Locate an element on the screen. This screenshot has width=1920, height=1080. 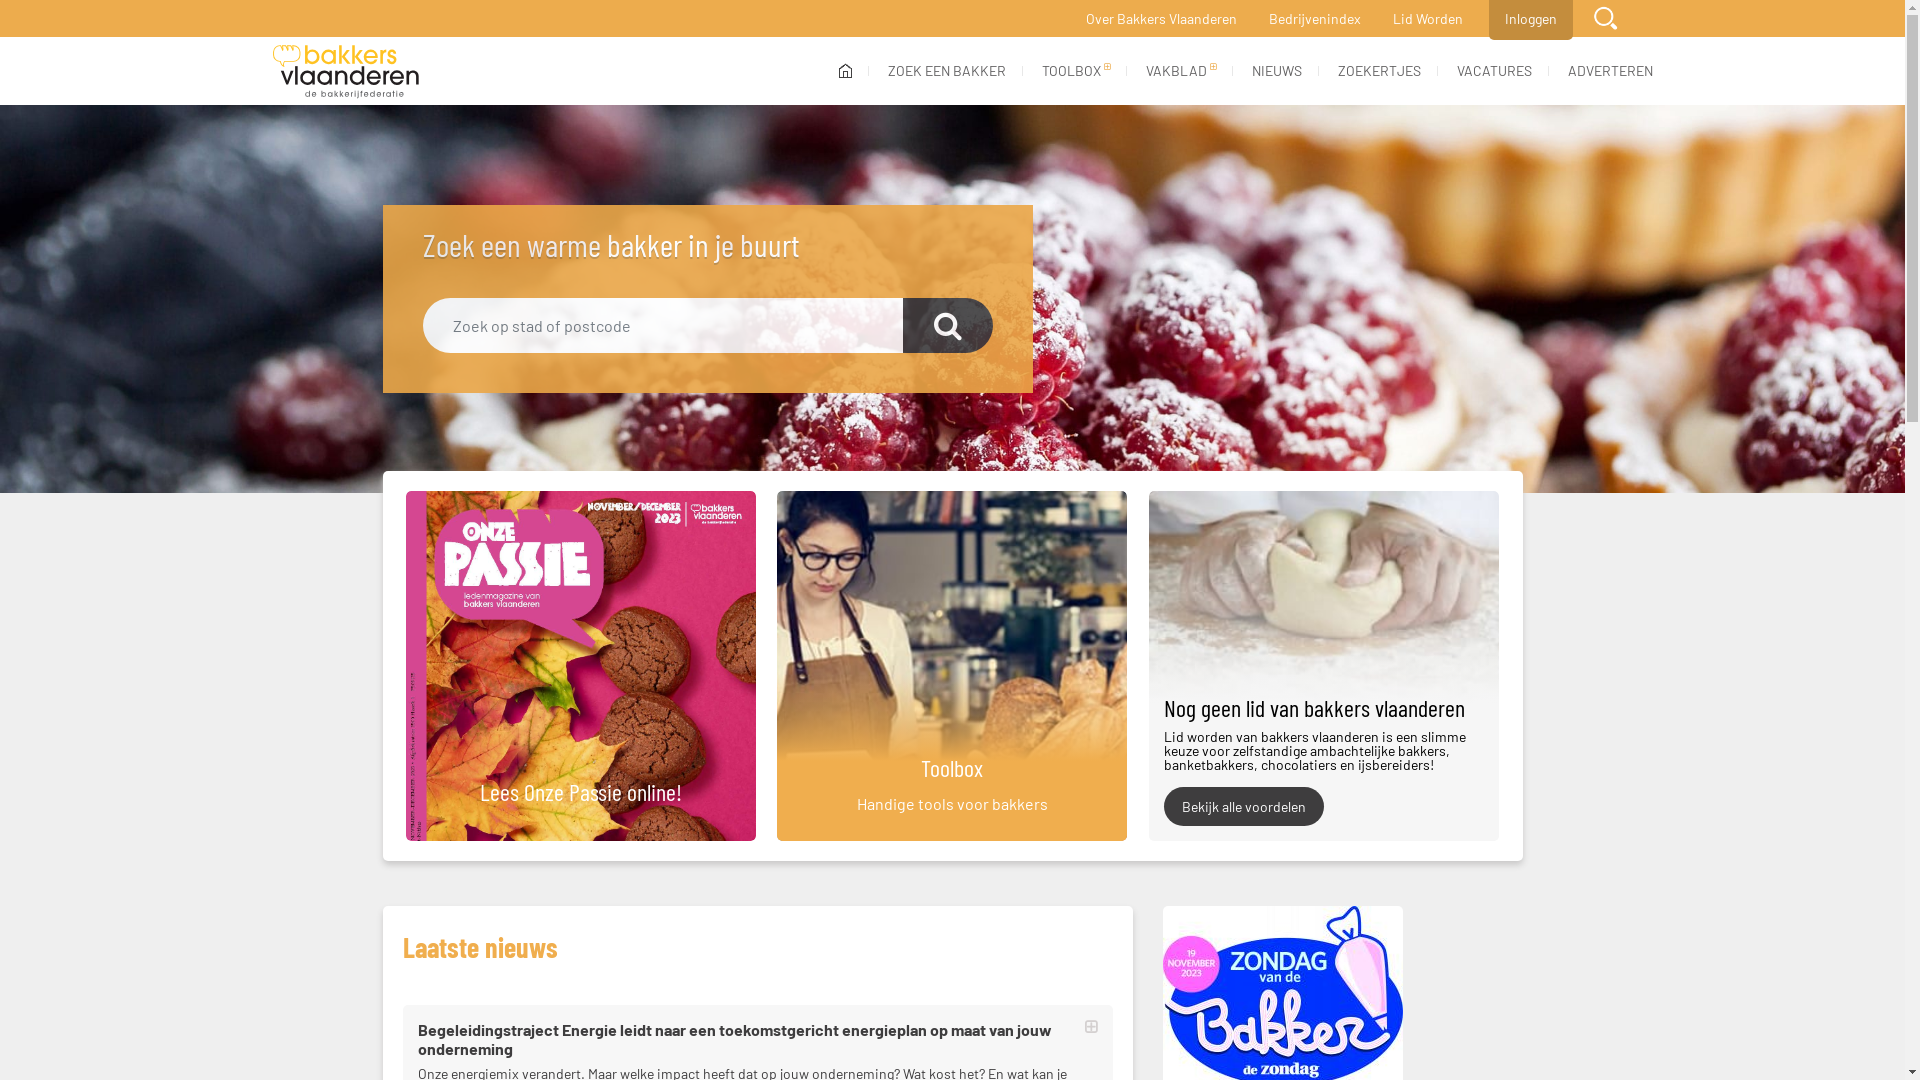
'ZOEKERTJES' is located at coordinates (1378, 69).